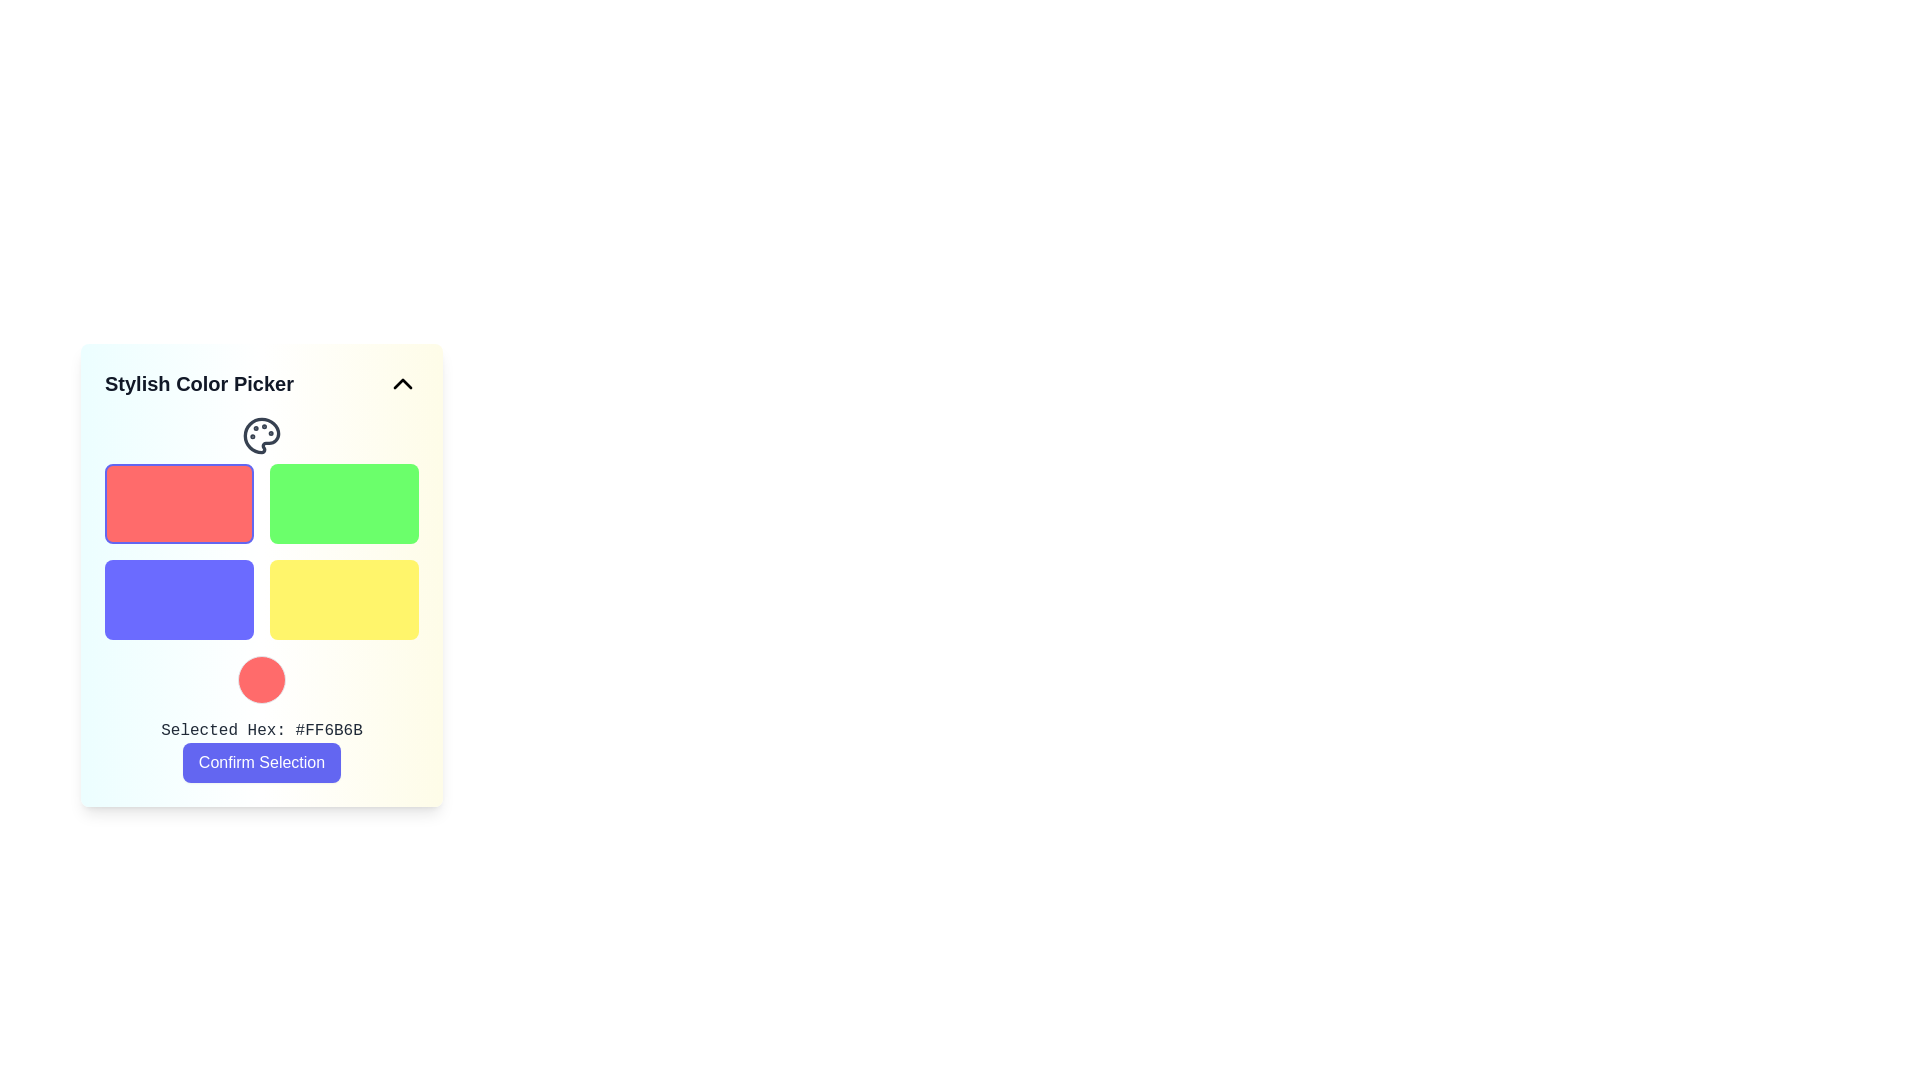 This screenshot has height=1080, width=1920. What do you see at coordinates (261, 434) in the screenshot?
I see `the color picker icon located at the top section of the 'Stylish Color Picker' interface, positioned beside the label 'Selected Hex: #FF6B6B'` at bounding box center [261, 434].